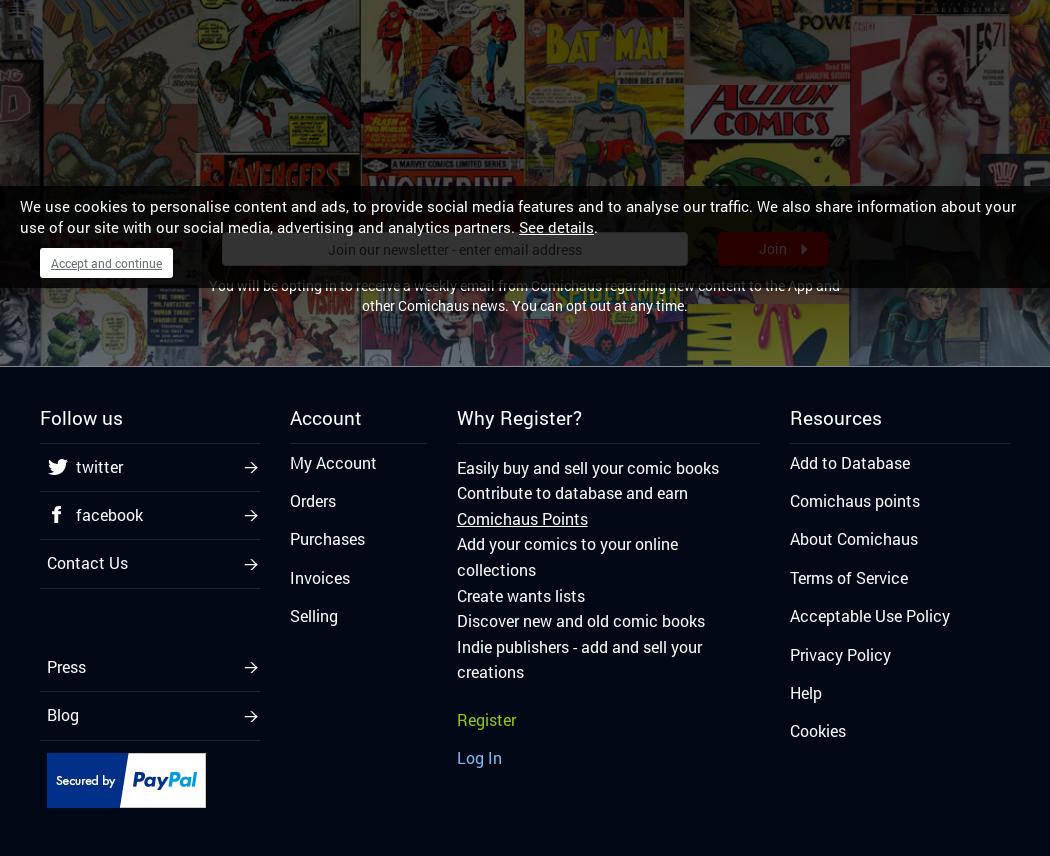 This screenshot has height=856, width=1050. What do you see at coordinates (313, 614) in the screenshot?
I see `'Selling'` at bounding box center [313, 614].